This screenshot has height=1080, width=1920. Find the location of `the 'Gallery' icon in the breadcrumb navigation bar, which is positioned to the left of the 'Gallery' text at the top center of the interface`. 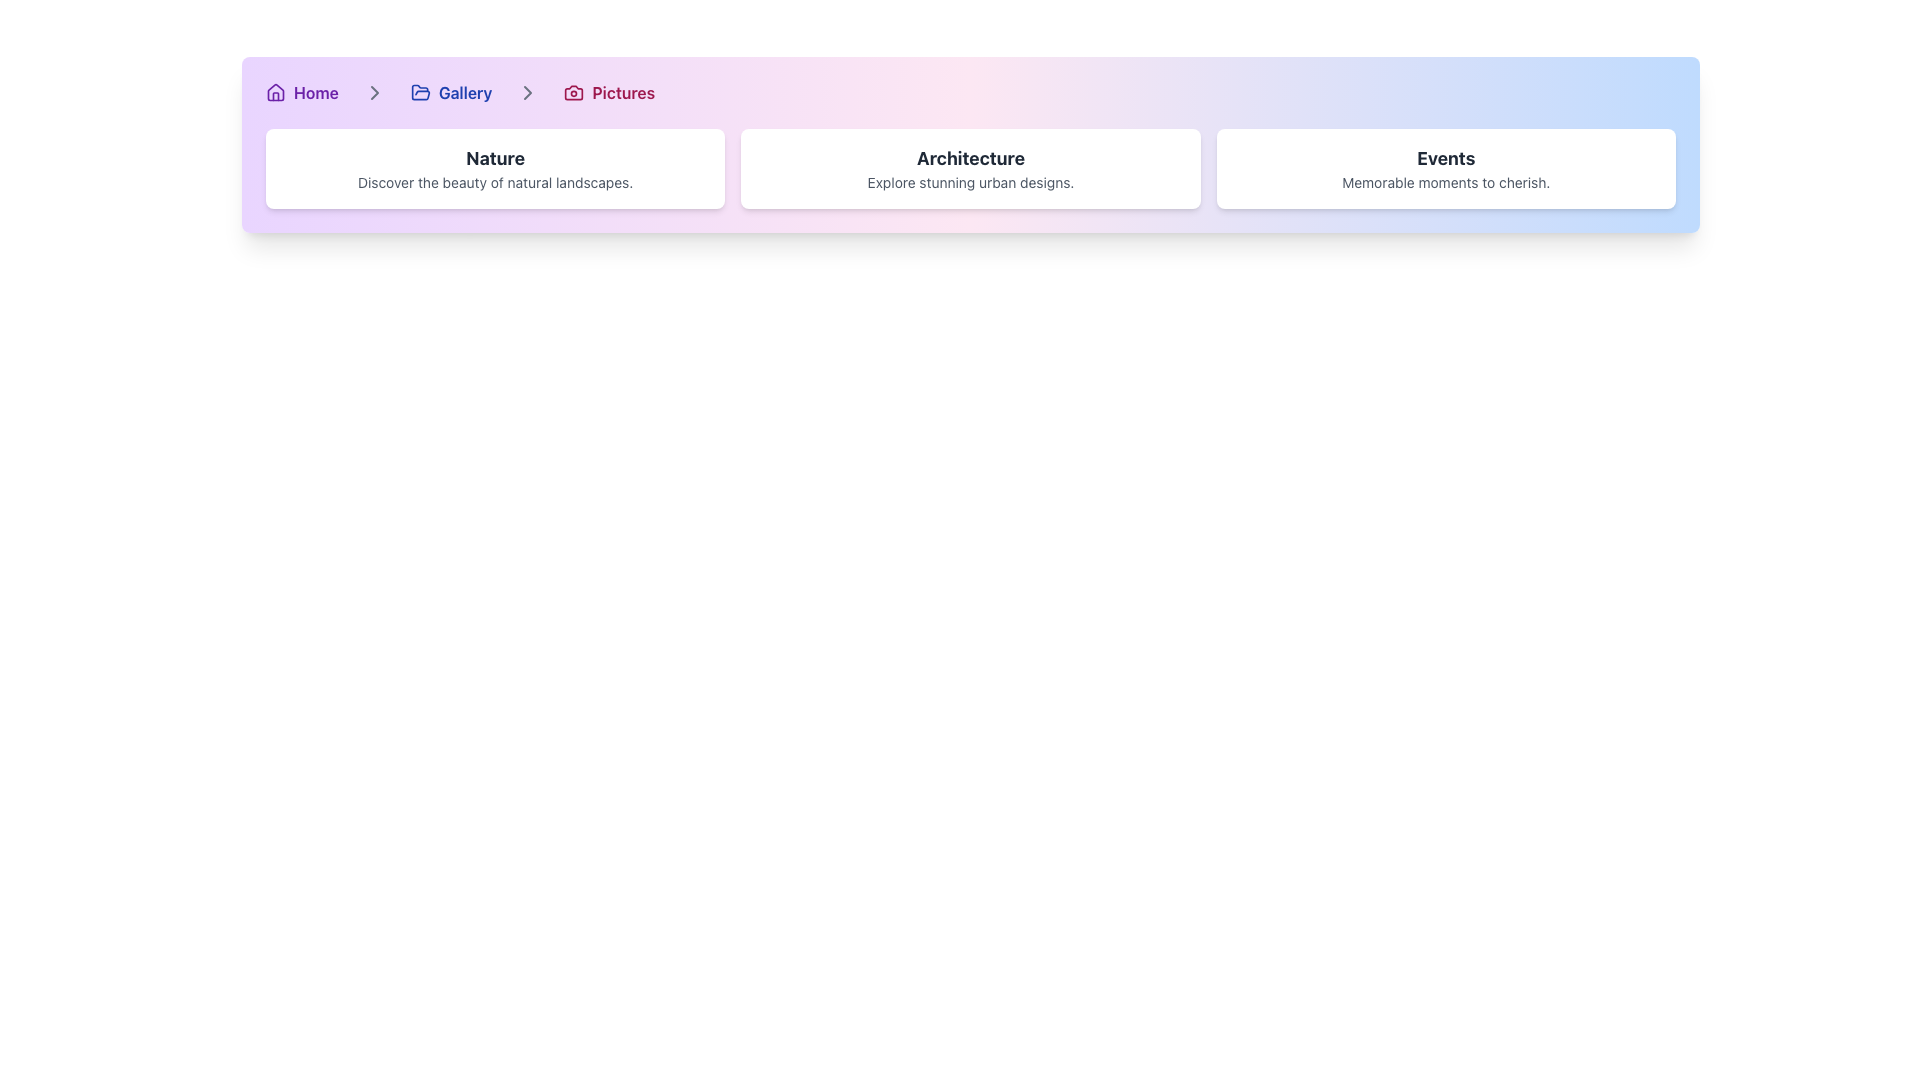

the 'Gallery' icon in the breadcrumb navigation bar, which is positioned to the left of the 'Gallery' text at the top center of the interface is located at coordinates (419, 92).